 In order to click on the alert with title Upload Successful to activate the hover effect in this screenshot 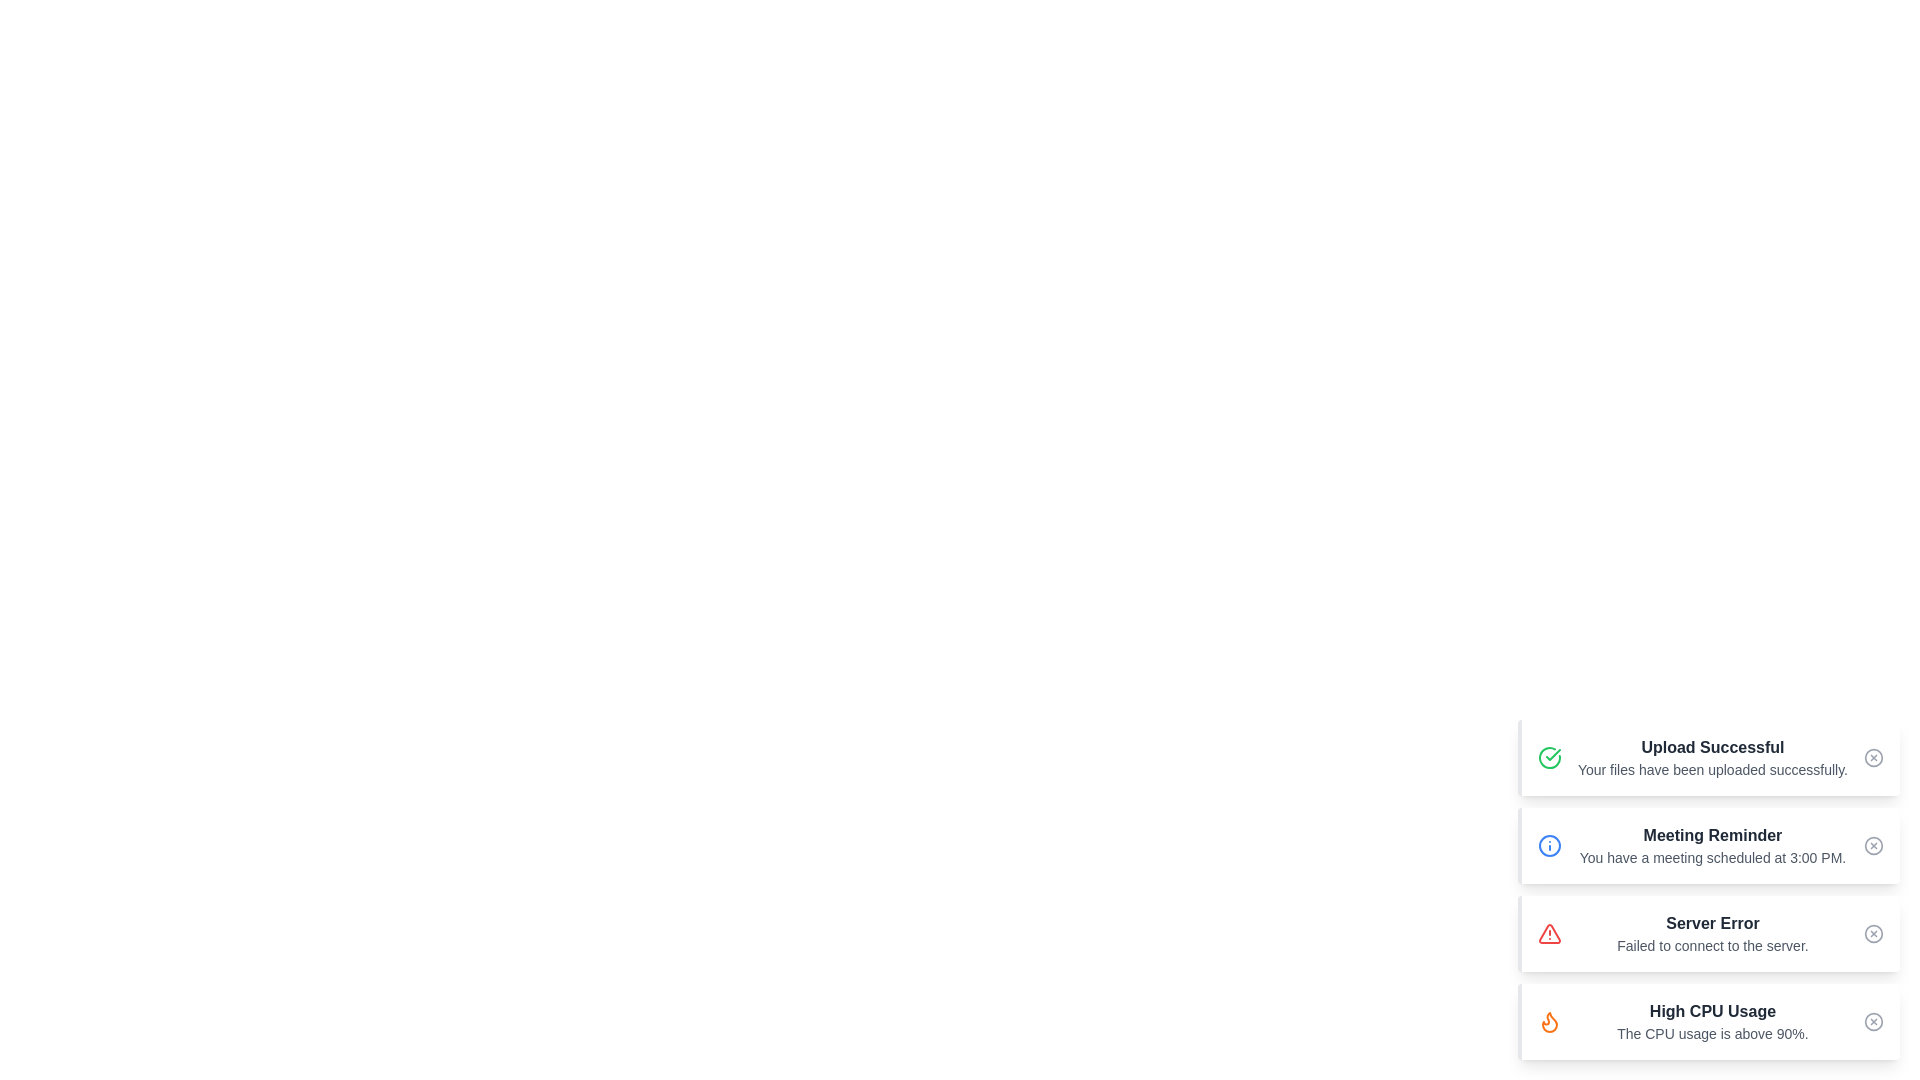, I will do `click(1707, 758)`.